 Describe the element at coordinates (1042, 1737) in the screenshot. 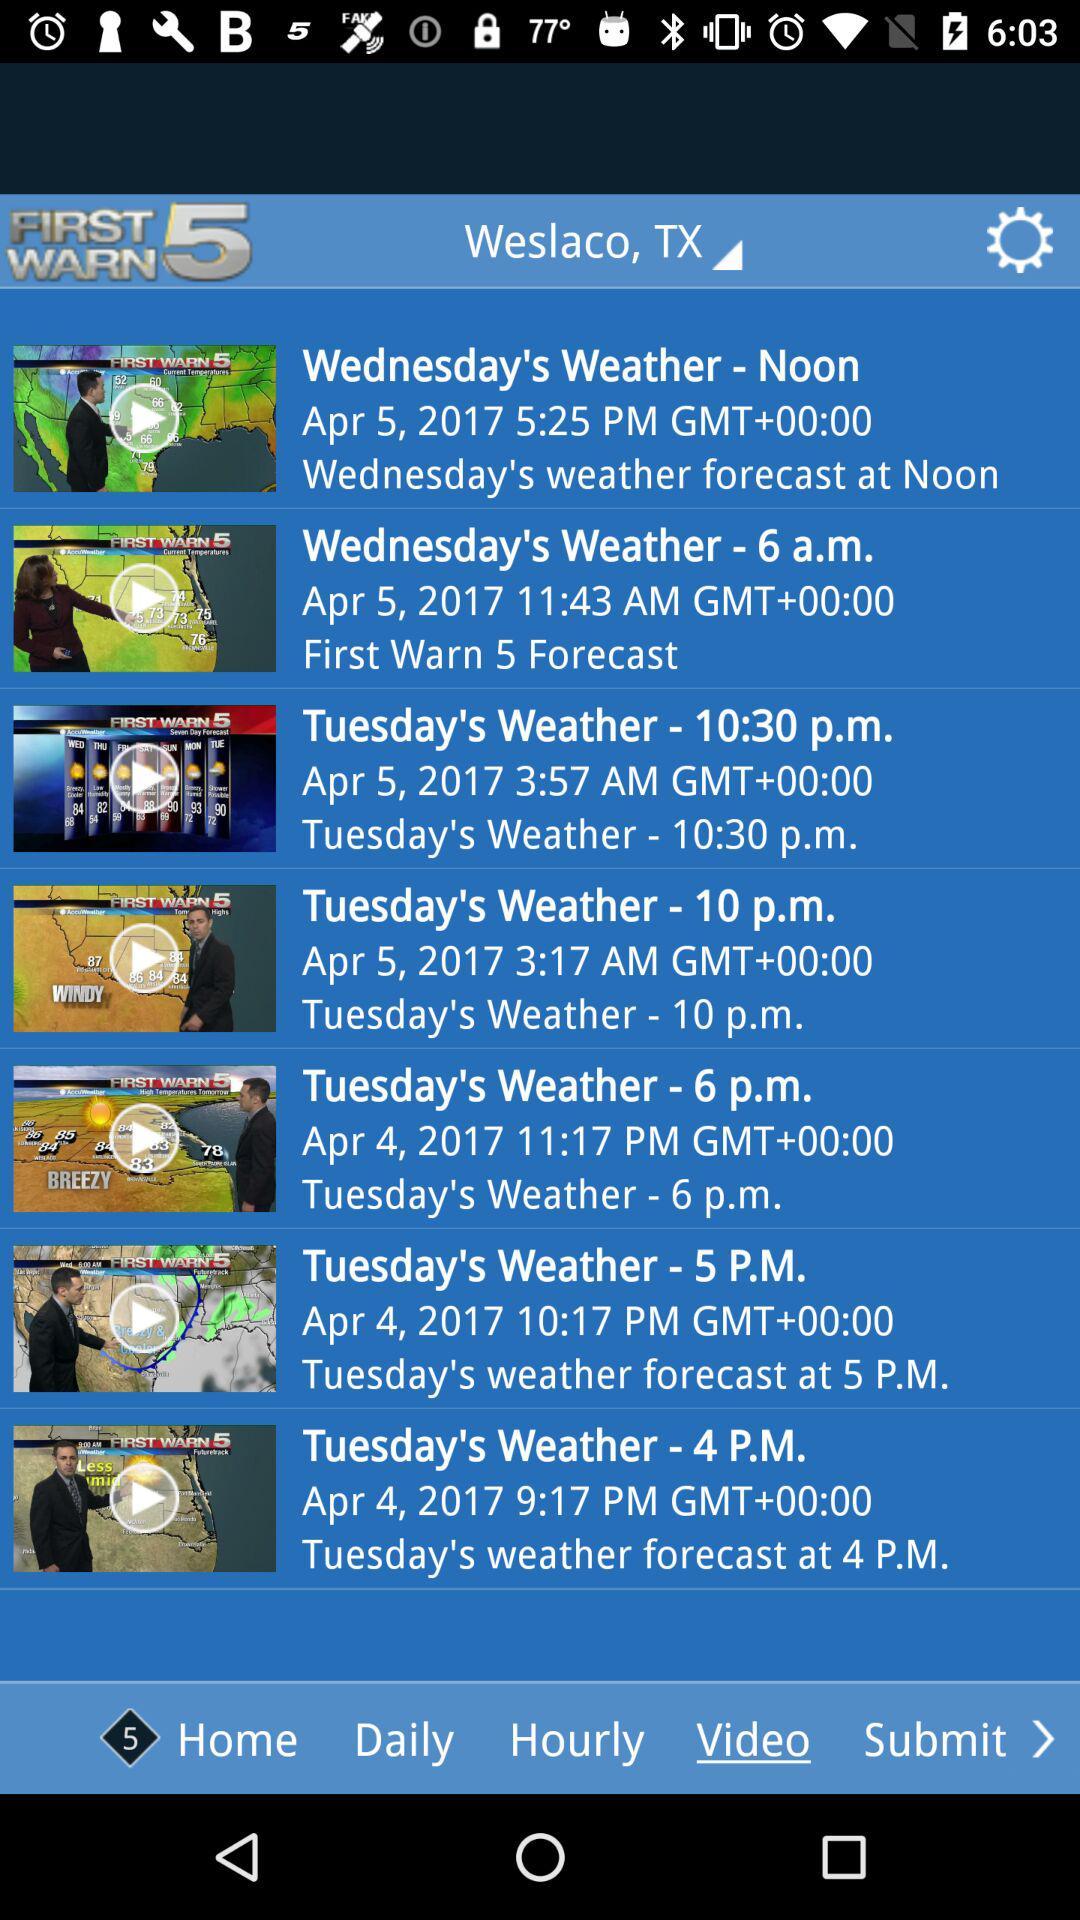

I see `the arrow_forward icon` at that location.